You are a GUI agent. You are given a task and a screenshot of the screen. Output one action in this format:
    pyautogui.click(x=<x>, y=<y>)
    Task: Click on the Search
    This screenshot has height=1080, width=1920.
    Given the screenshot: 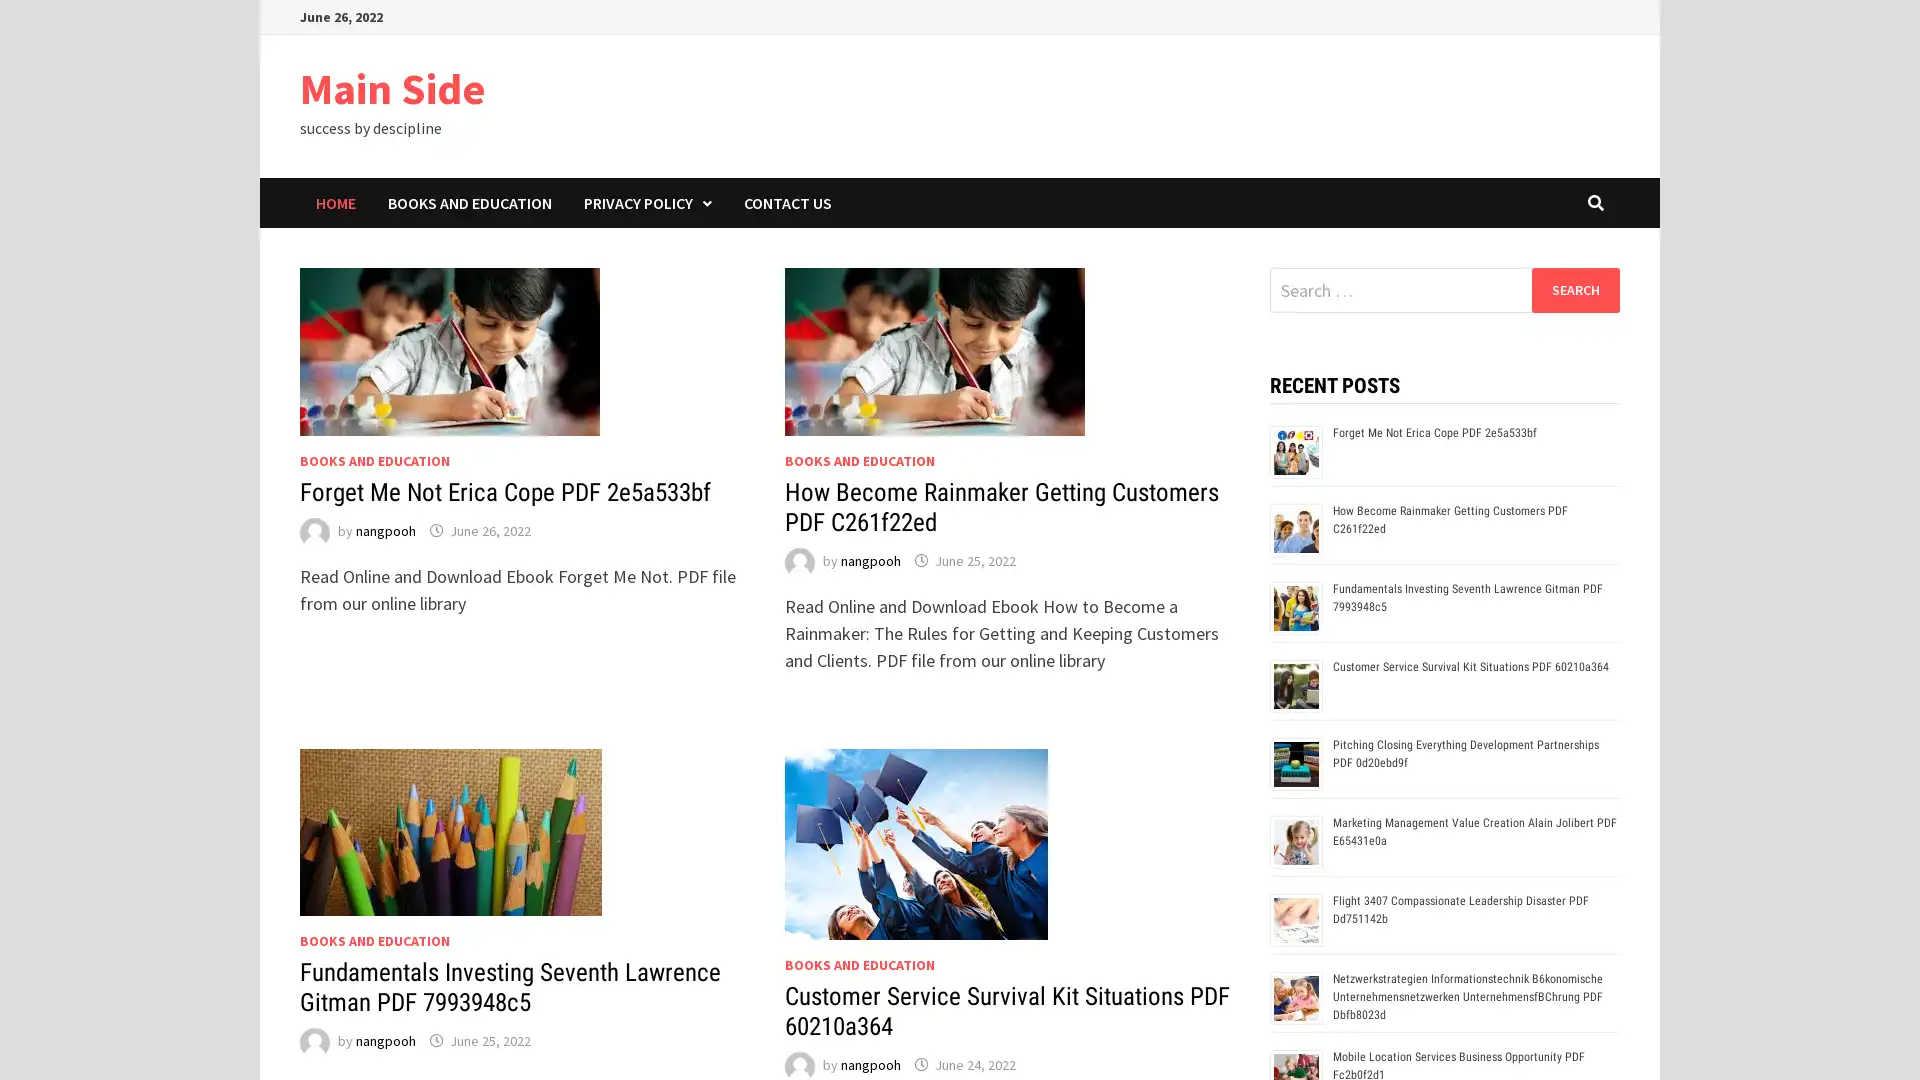 What is the action you would take?
    pyautogui.click(x=1574, y=289)
    